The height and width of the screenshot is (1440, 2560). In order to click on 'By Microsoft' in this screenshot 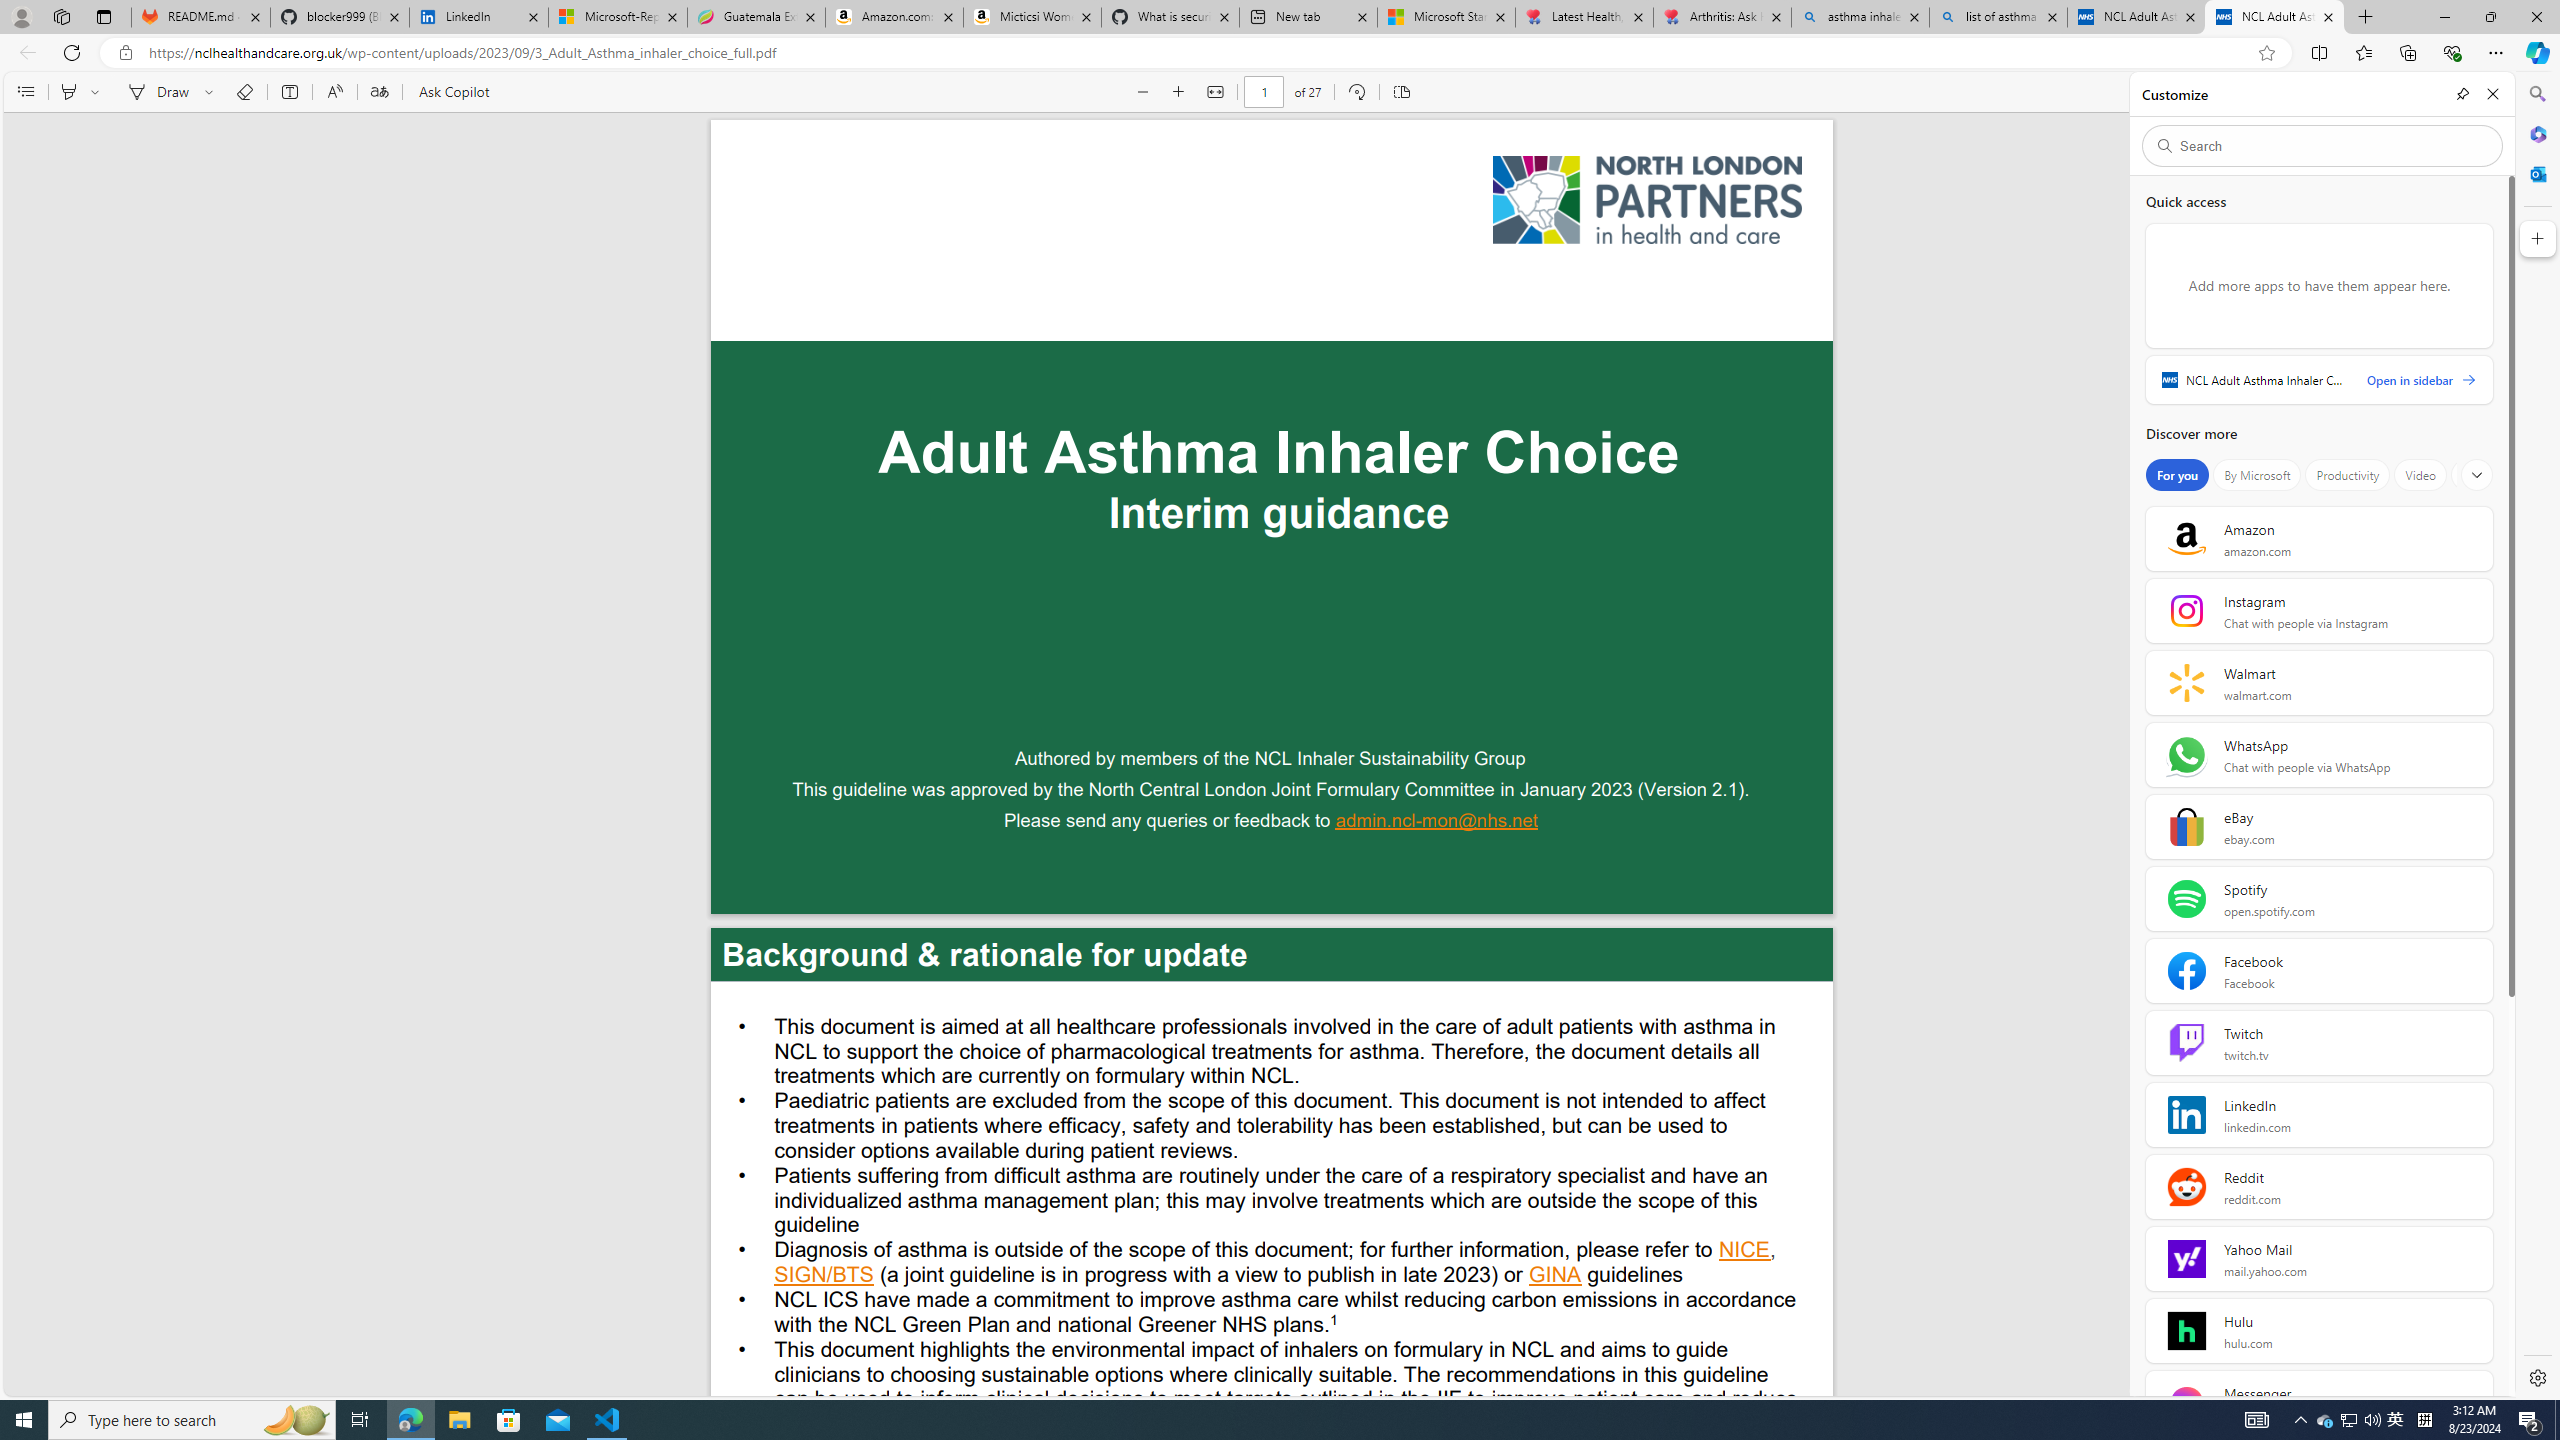, I will do `click(2255, 474)`.